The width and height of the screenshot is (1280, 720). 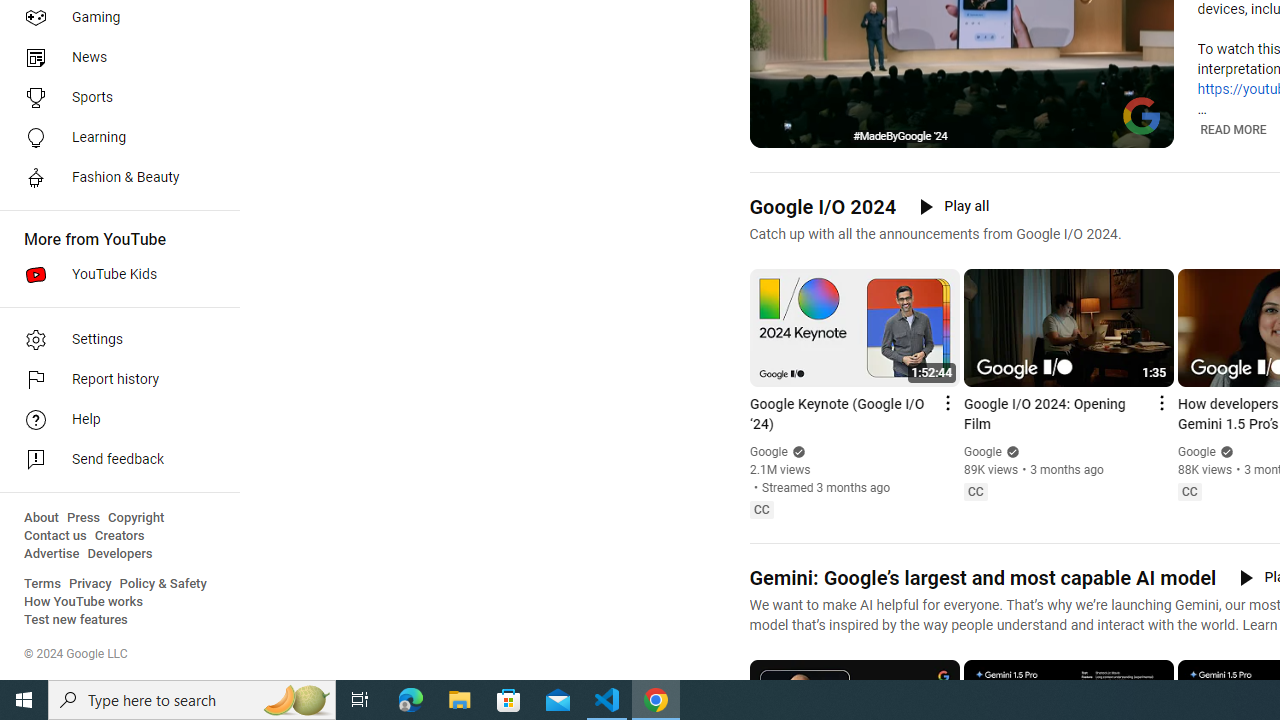 I want to click on 'Play all', so click(x=953, y=206).